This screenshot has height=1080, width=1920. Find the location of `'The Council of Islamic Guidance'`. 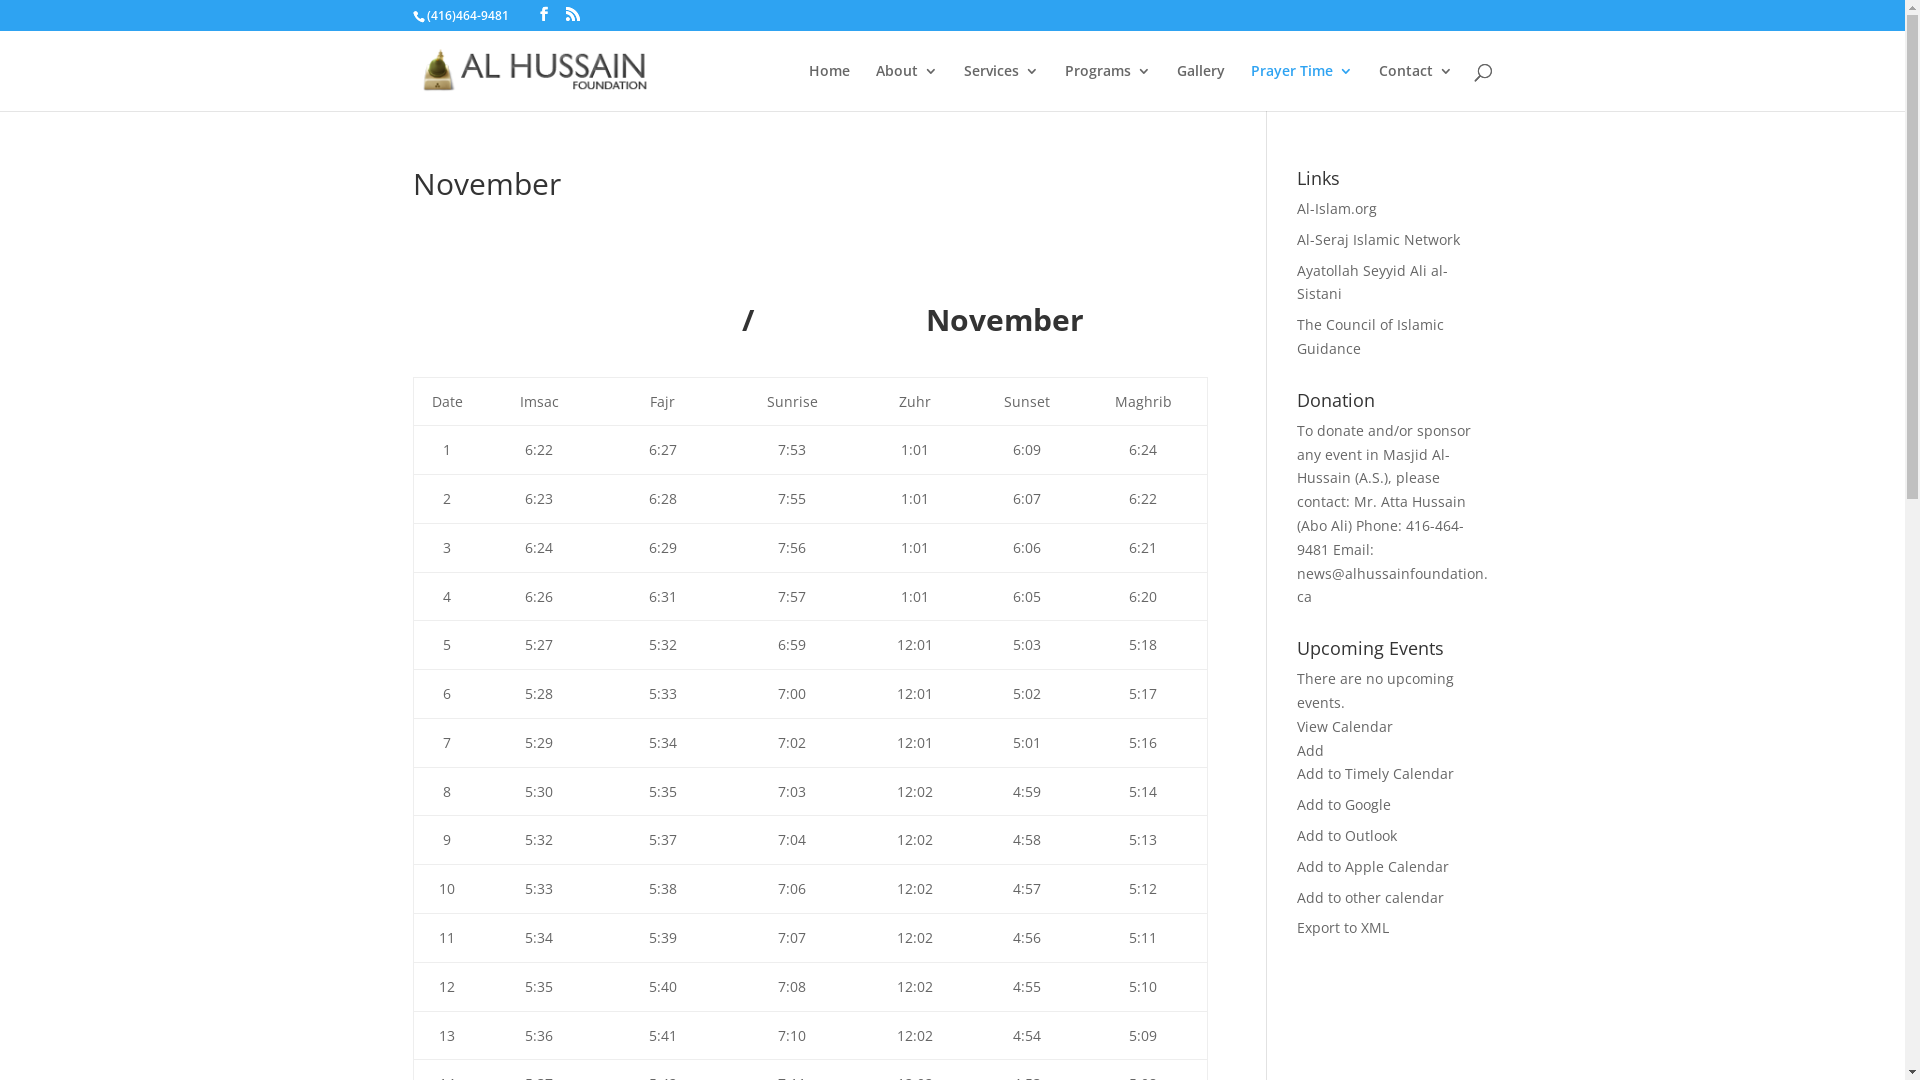

'The Council of Islamic Guidance' is located at coordinates (1369, 335).